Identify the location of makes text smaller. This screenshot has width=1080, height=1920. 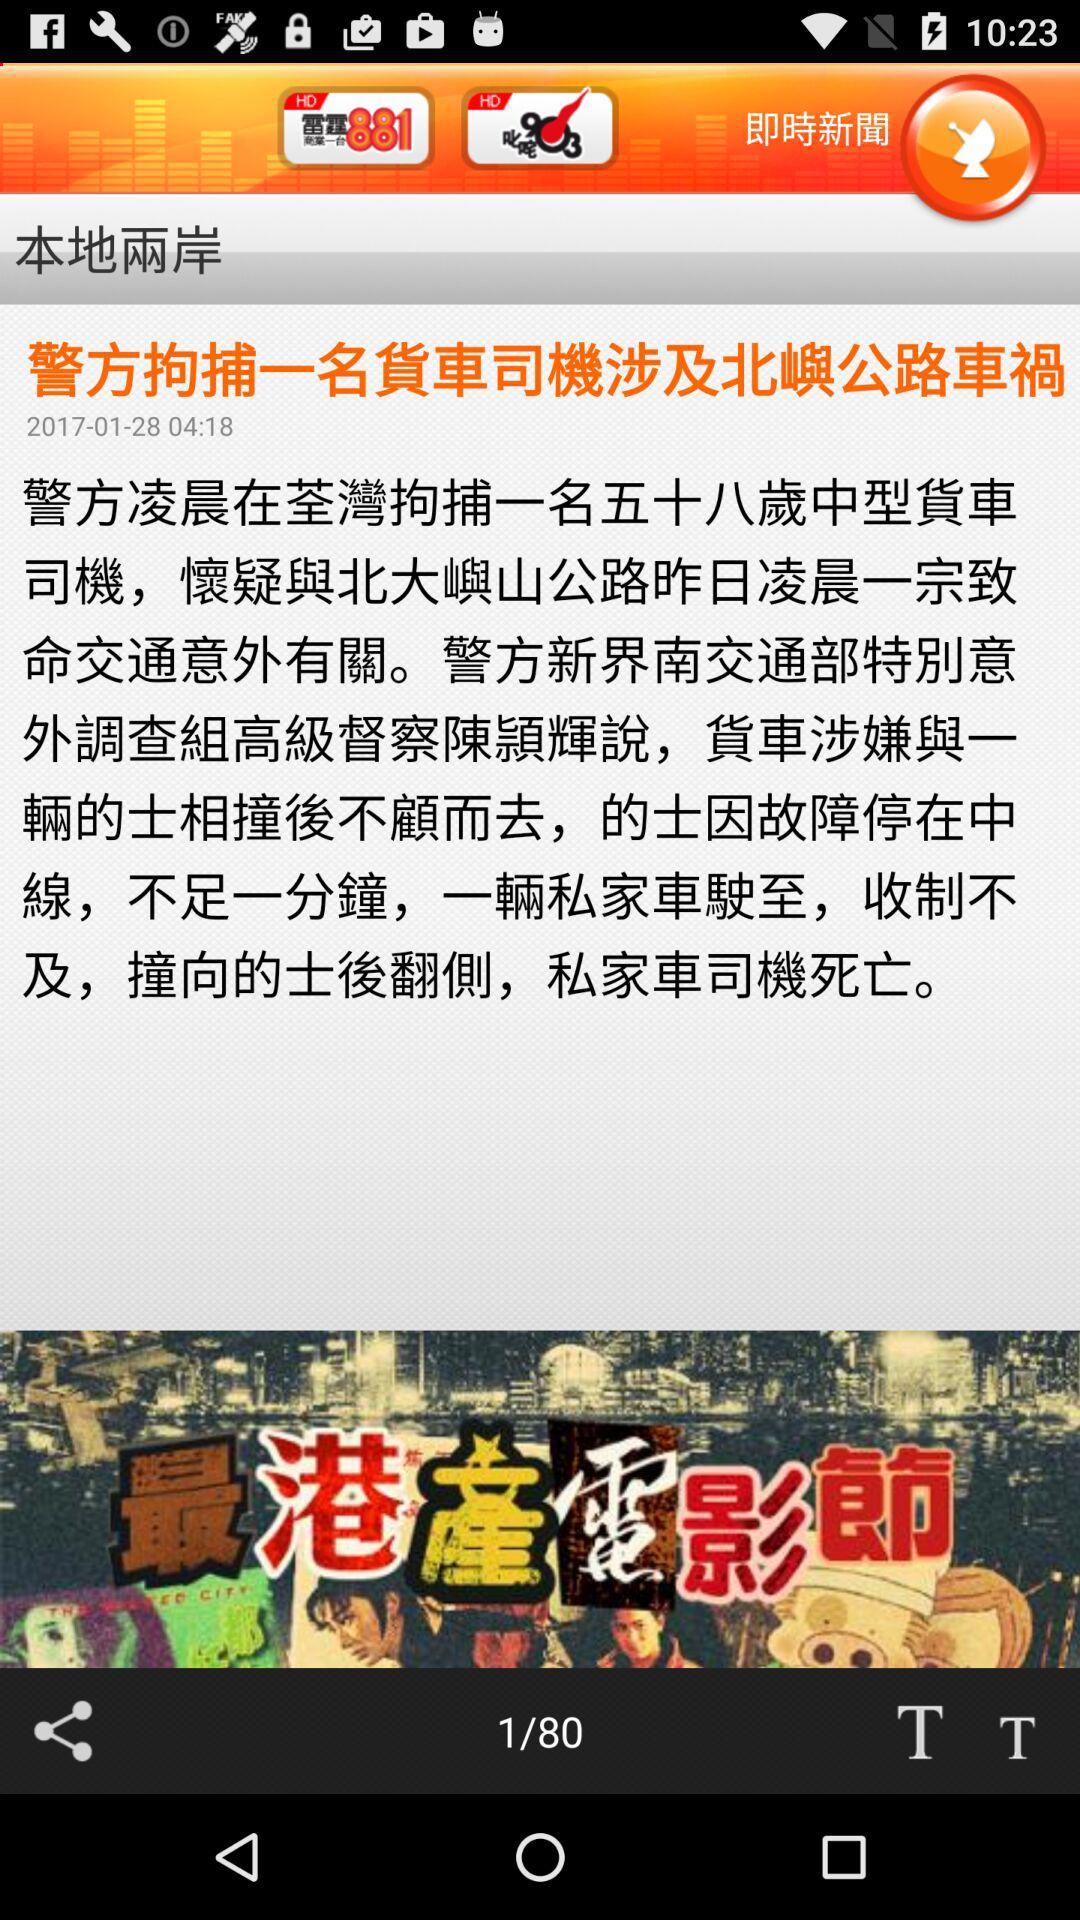
(1017, 1730).